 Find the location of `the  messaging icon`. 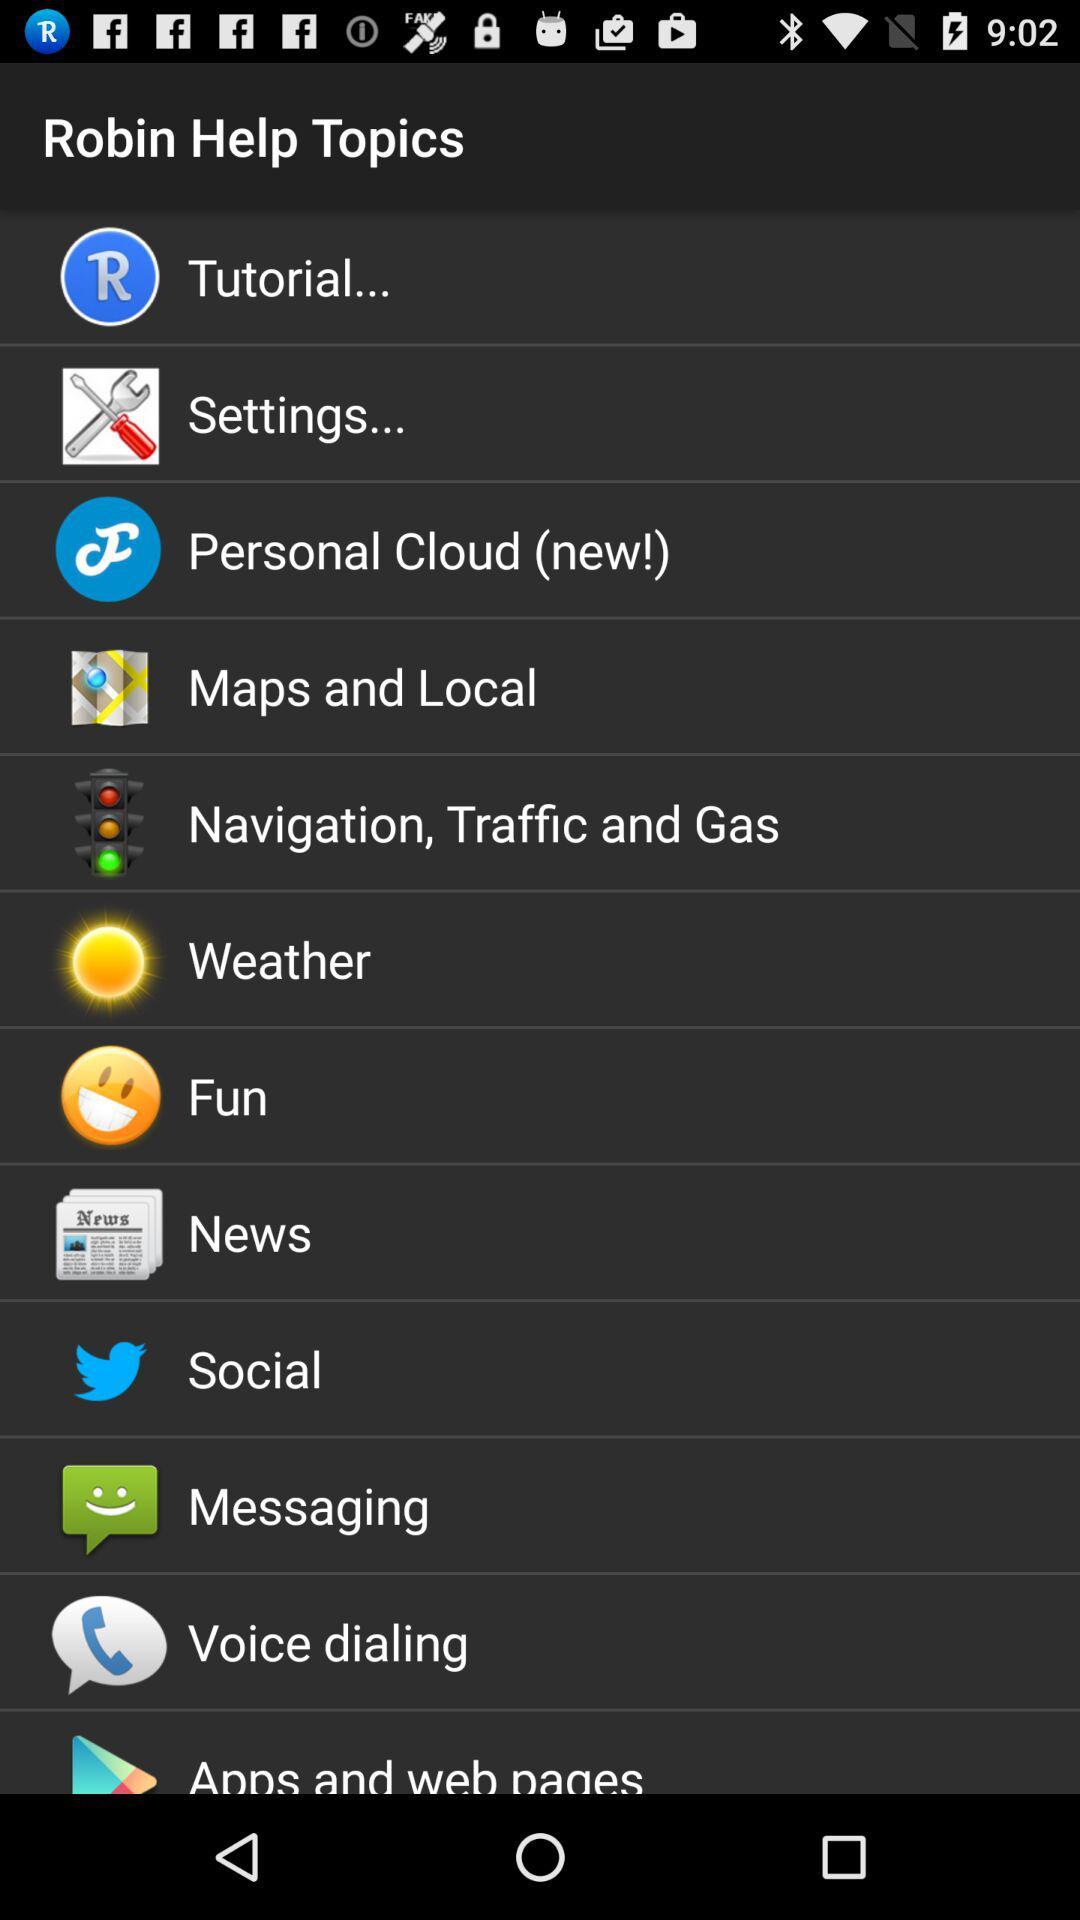

the  messaging icon is located at coordinates (540, 1505).